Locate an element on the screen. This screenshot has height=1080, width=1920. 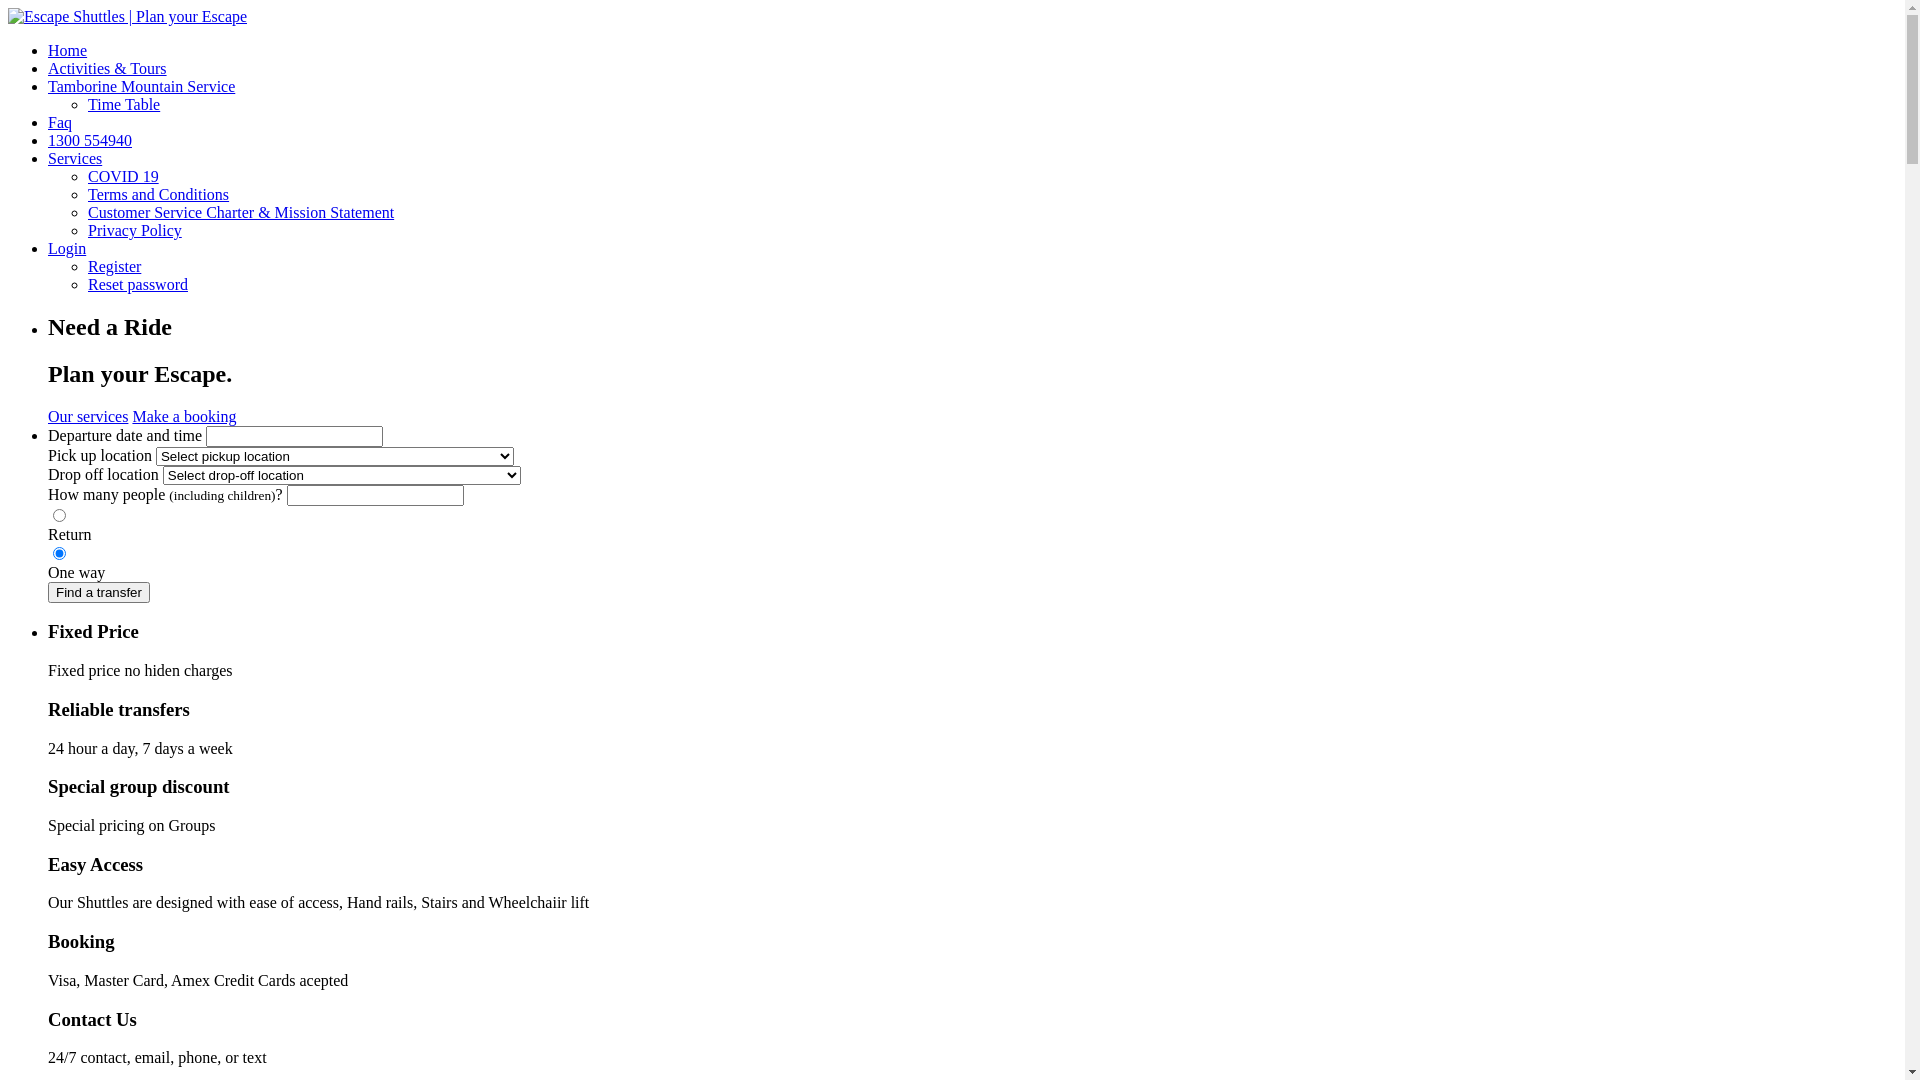
'Make a booking' is located at coordinates (183, 415).